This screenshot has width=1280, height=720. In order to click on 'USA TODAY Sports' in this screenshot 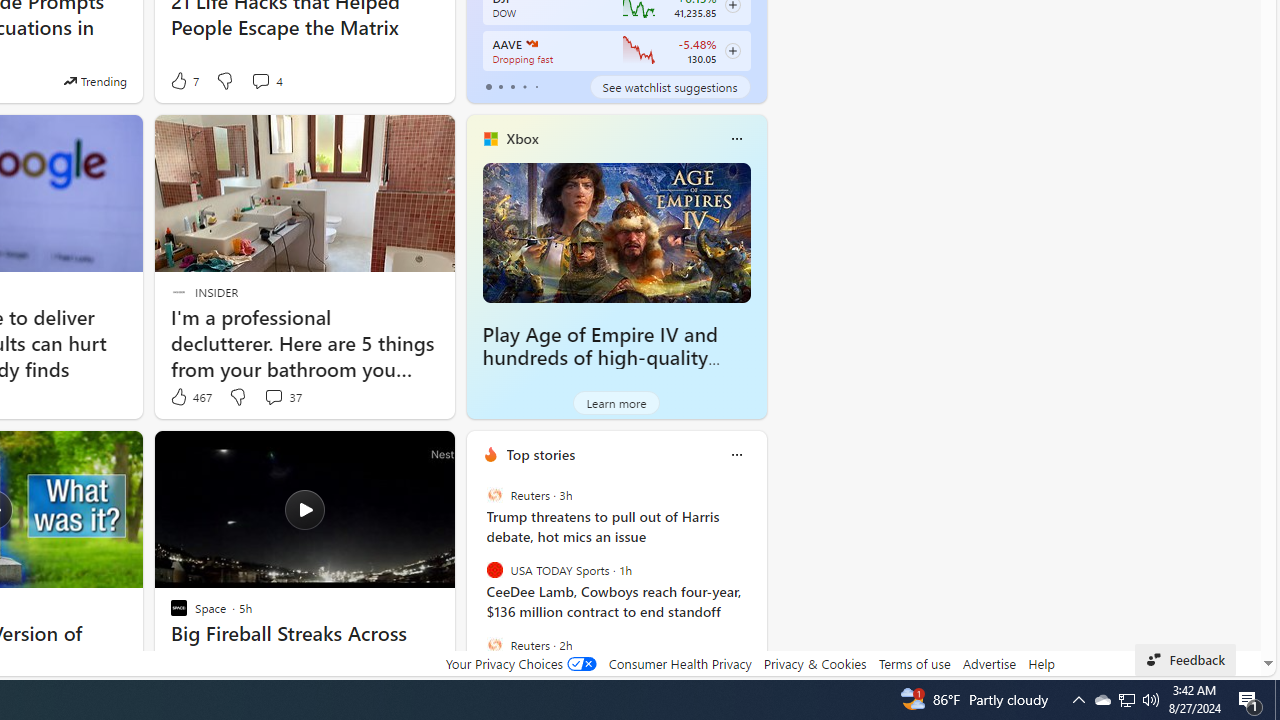, I will do `click(494, 570)`.